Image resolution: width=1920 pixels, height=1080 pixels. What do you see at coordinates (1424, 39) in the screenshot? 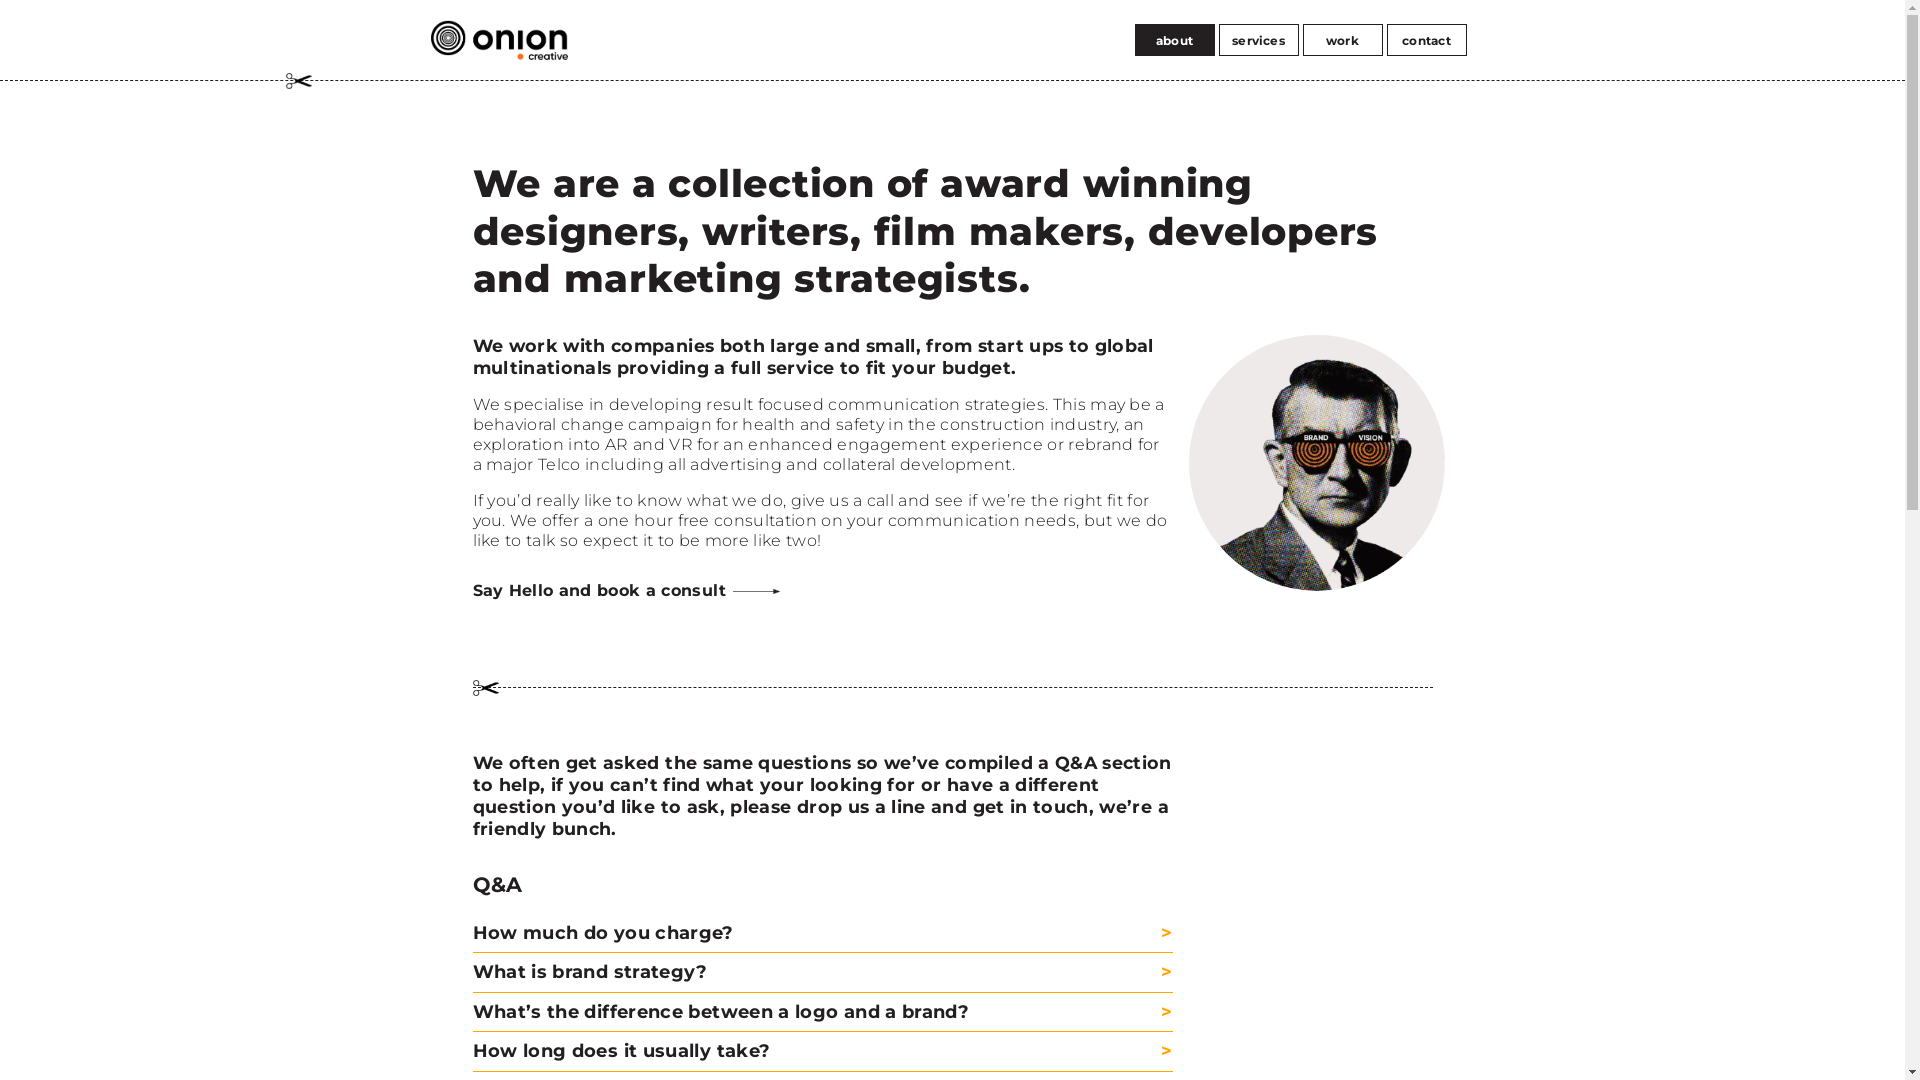
I see `'contact'` at bounding box center [1424, 39].